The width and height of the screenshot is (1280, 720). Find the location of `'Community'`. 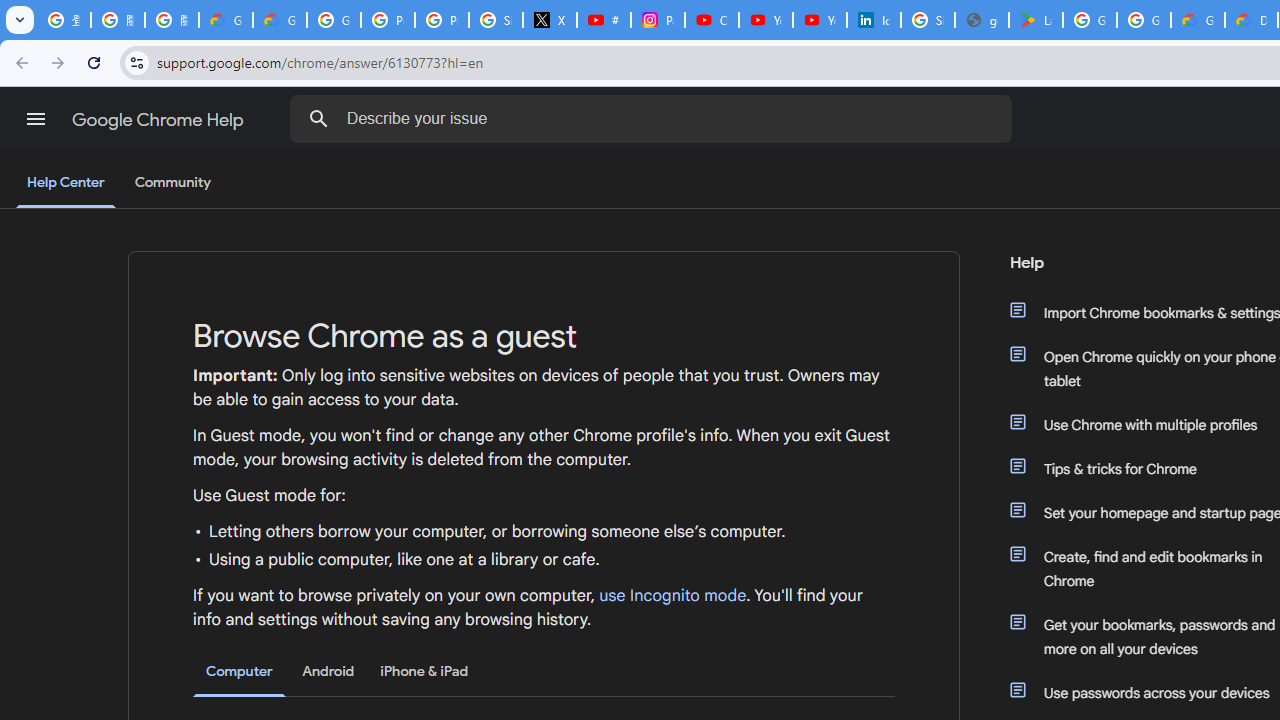

'Community' is located at coordinates (172, 183).